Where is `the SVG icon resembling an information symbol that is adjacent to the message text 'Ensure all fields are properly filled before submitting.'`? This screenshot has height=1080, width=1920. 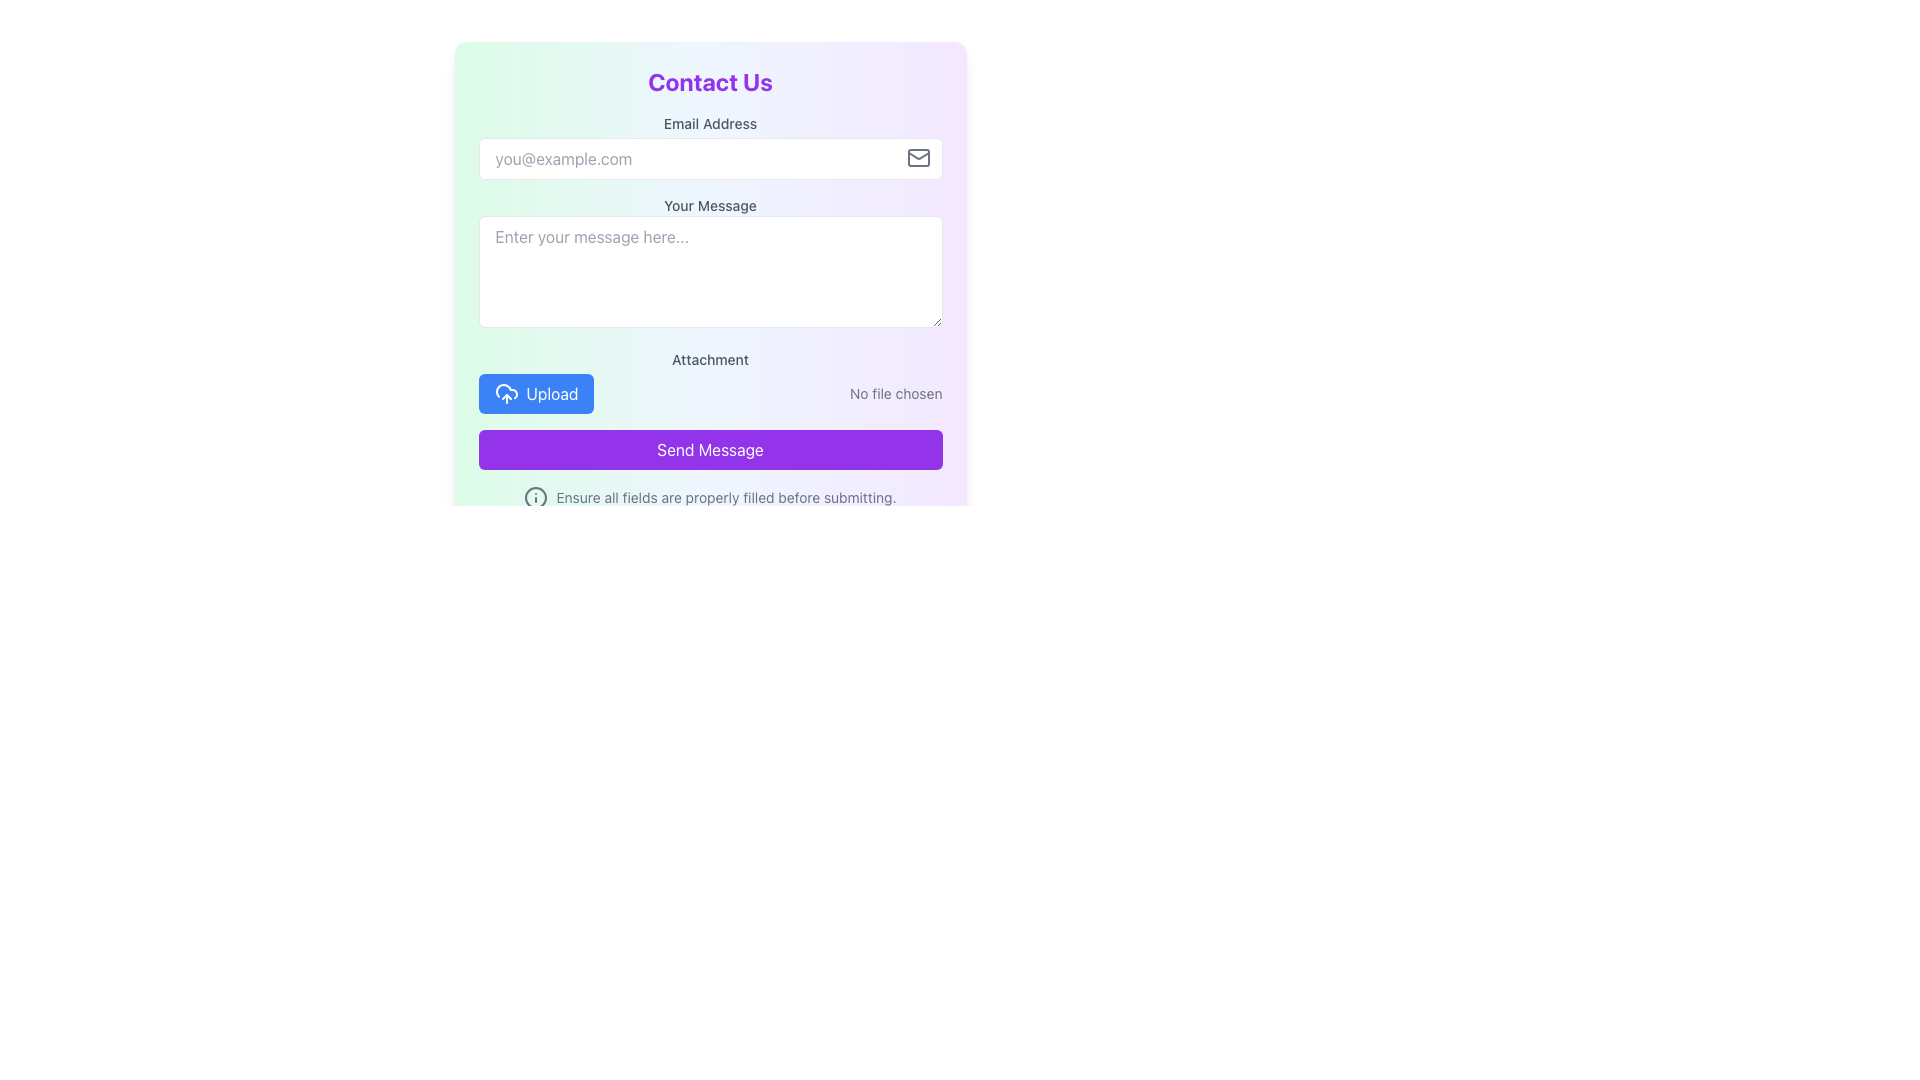
the SVG icon resembling an information symbol that is adjacent to the message text 'Ensure all fields are properly filled before submitting.' is located at coordinates (536, 496).